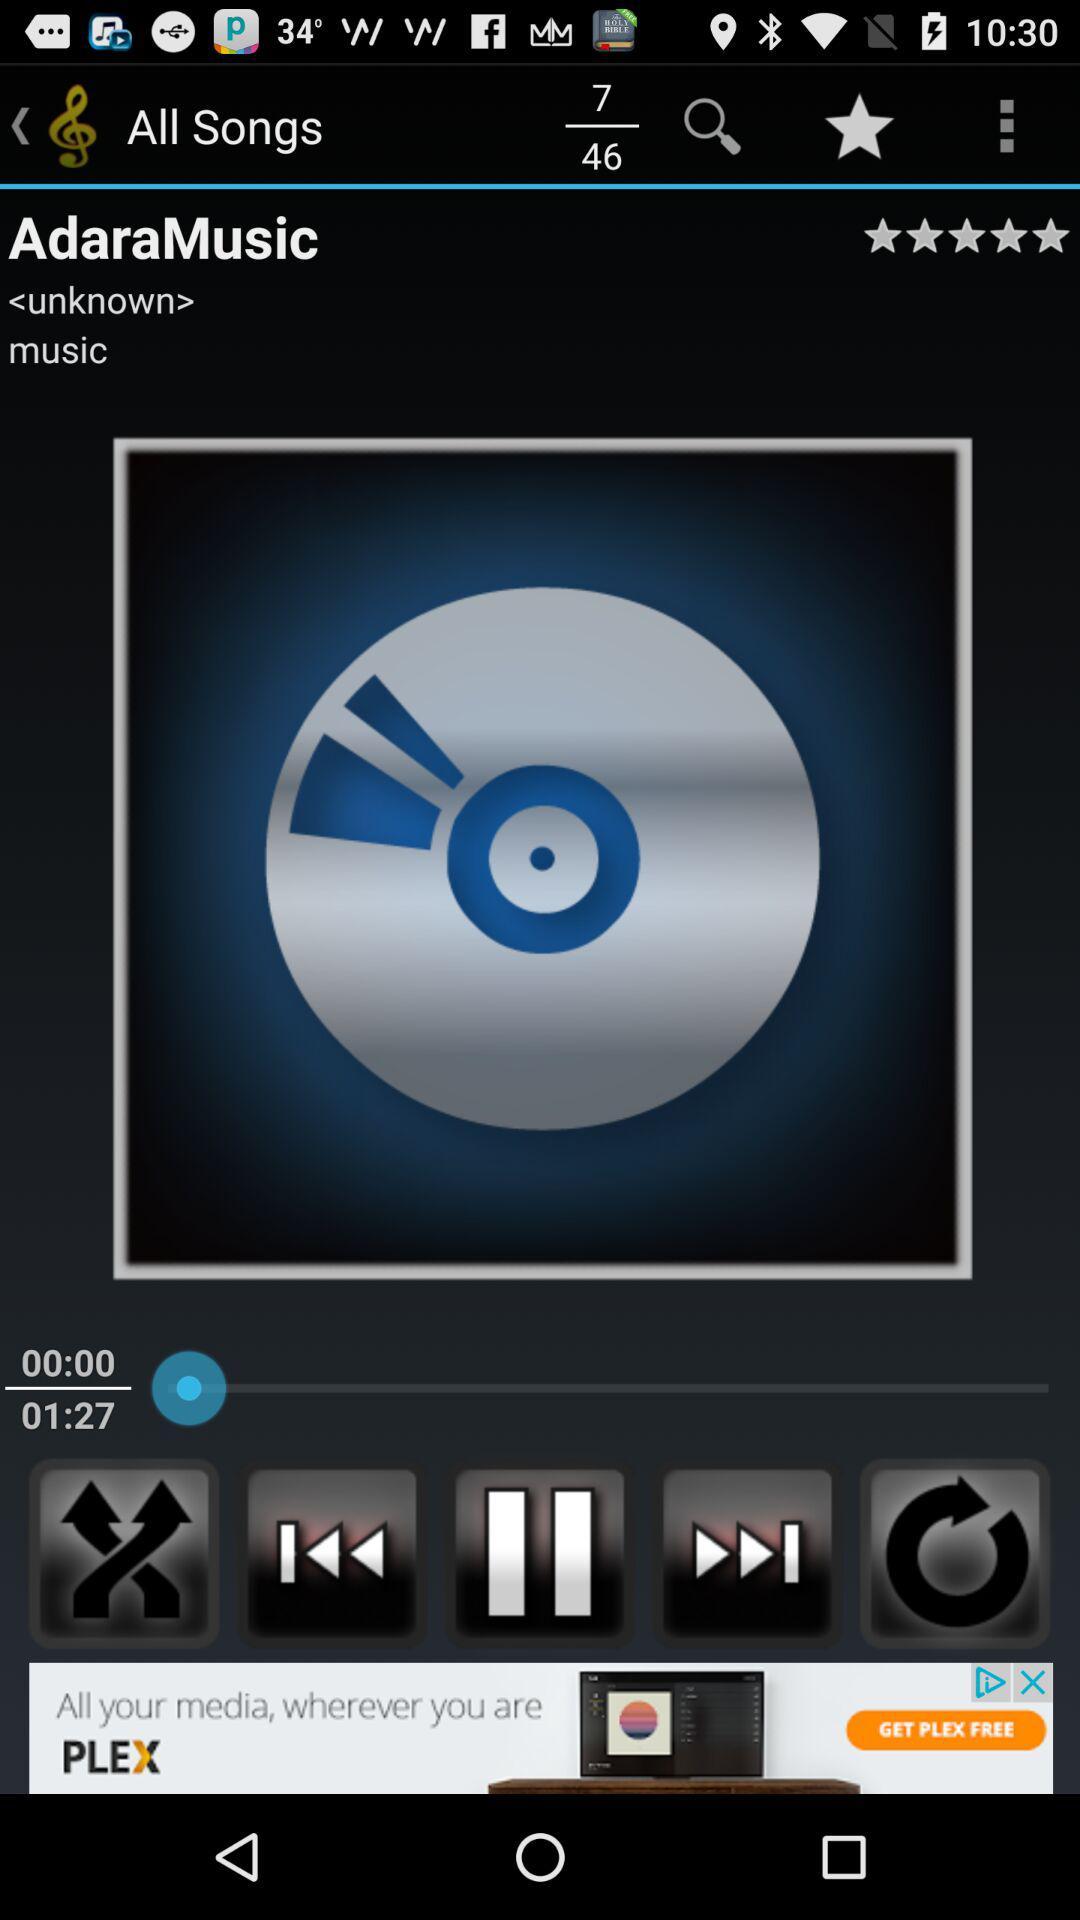 This screenshot has width=1080, height=1920. Describe the element at coordinates (954, 1552) in the screenshot. I see `repeat track` at that location.